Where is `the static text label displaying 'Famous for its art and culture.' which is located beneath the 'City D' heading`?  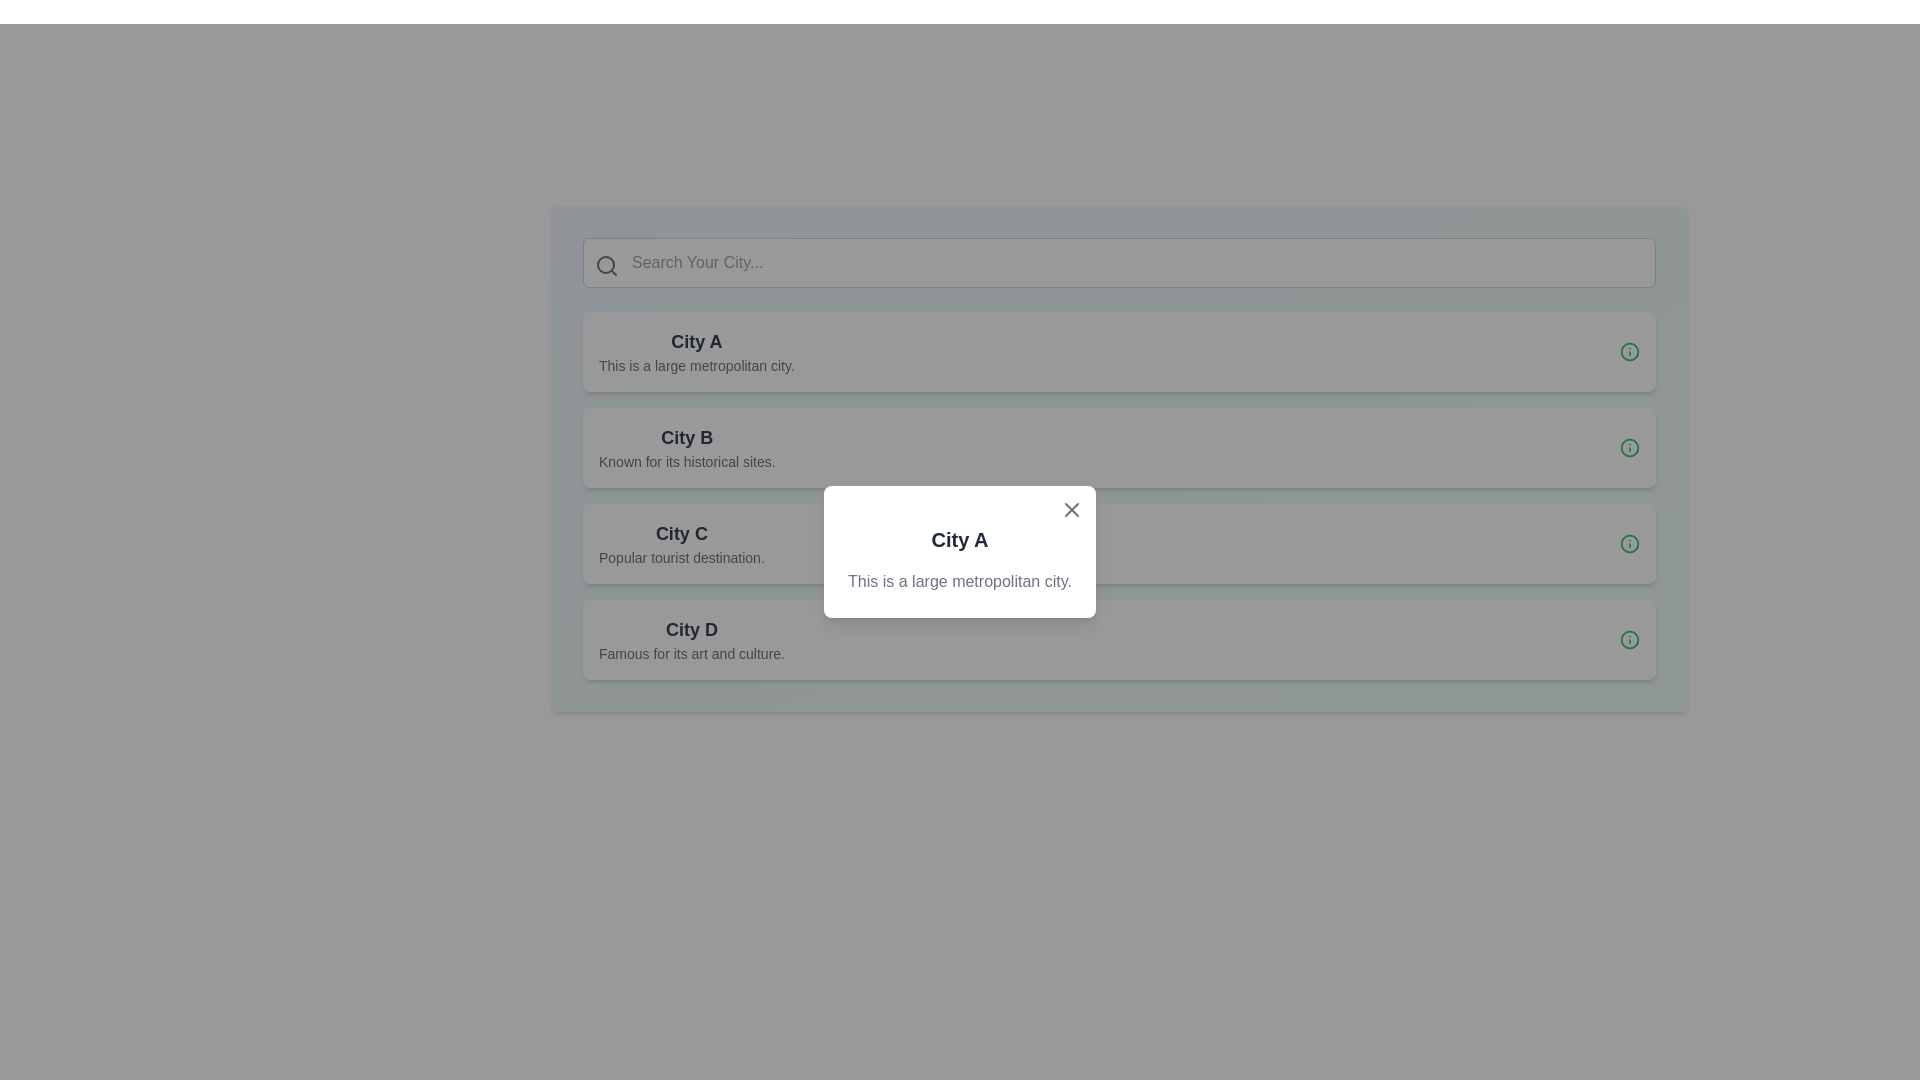 the static text label displaying 'Famous for its art and culture.' which is located beneath the 'City D' heading is located at coordinates (691, 654).